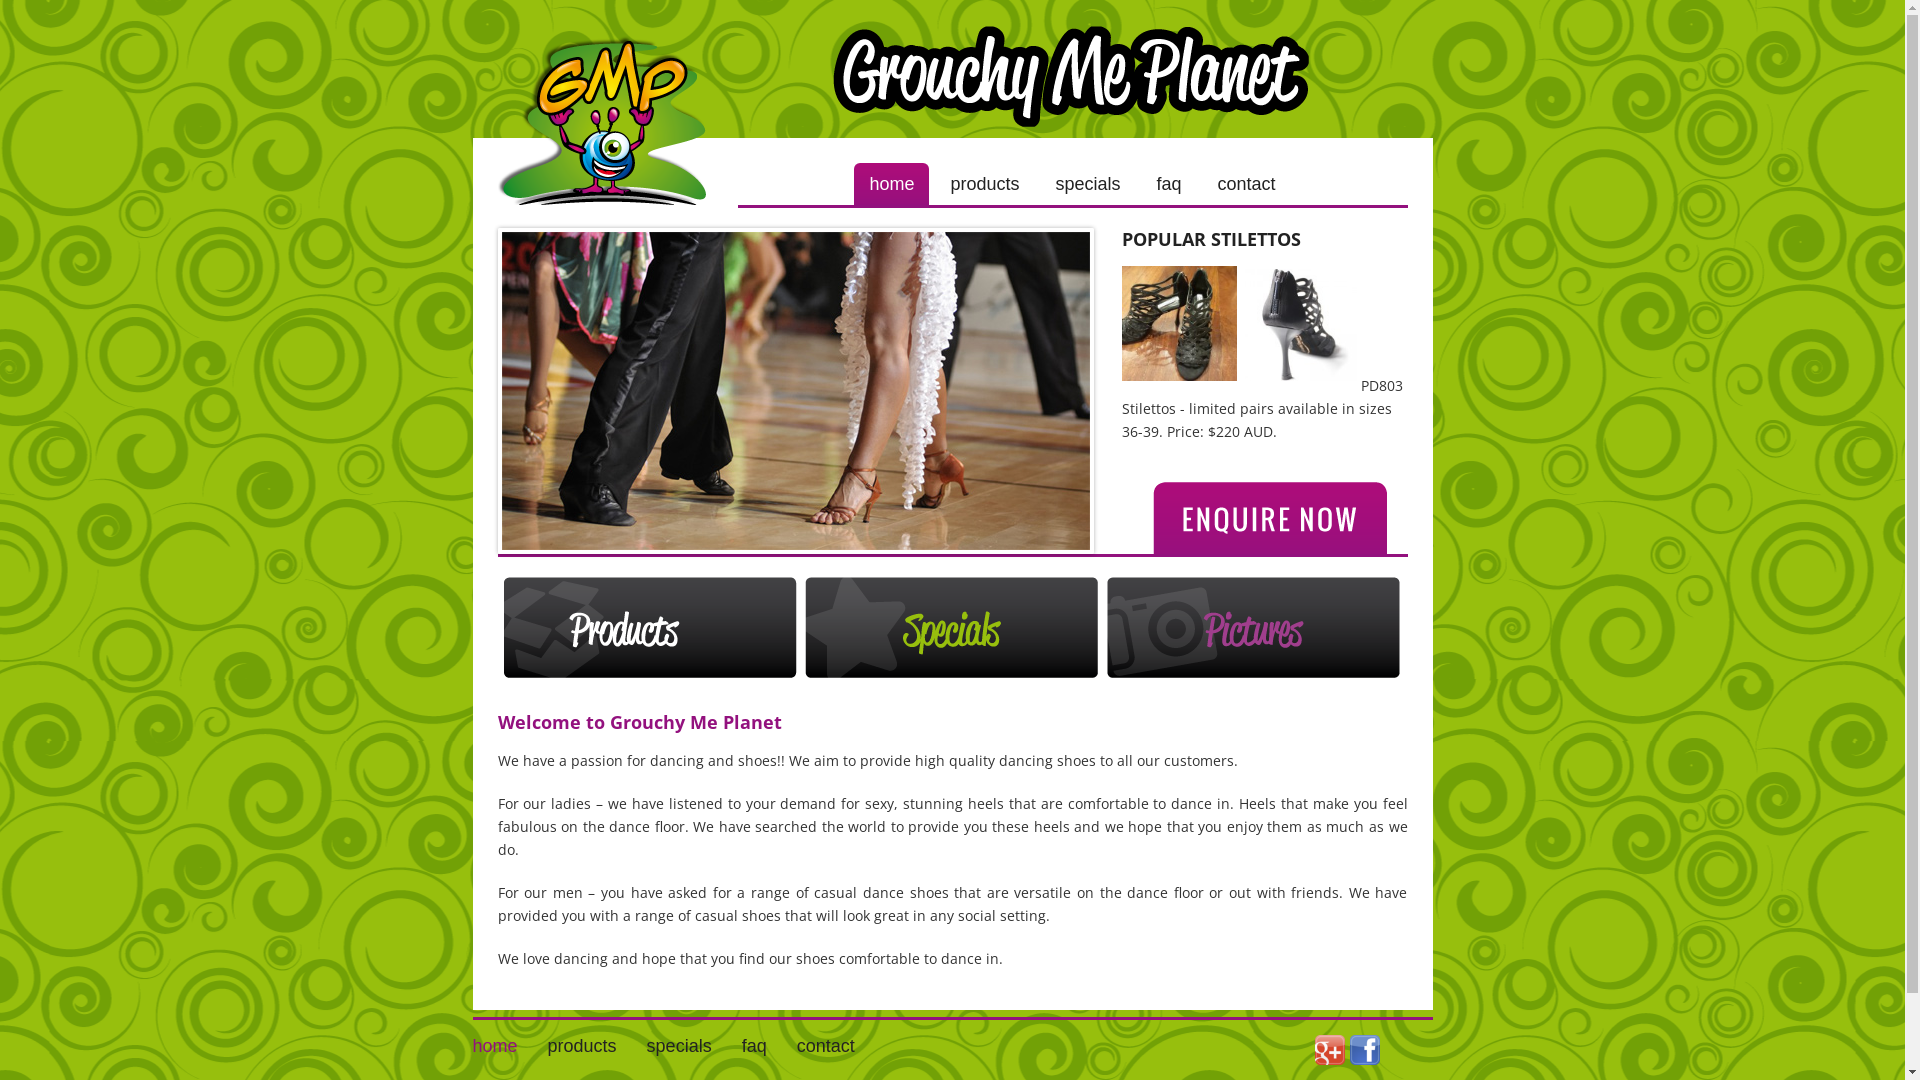  I want to click on 'faq', so click(741, 1044).